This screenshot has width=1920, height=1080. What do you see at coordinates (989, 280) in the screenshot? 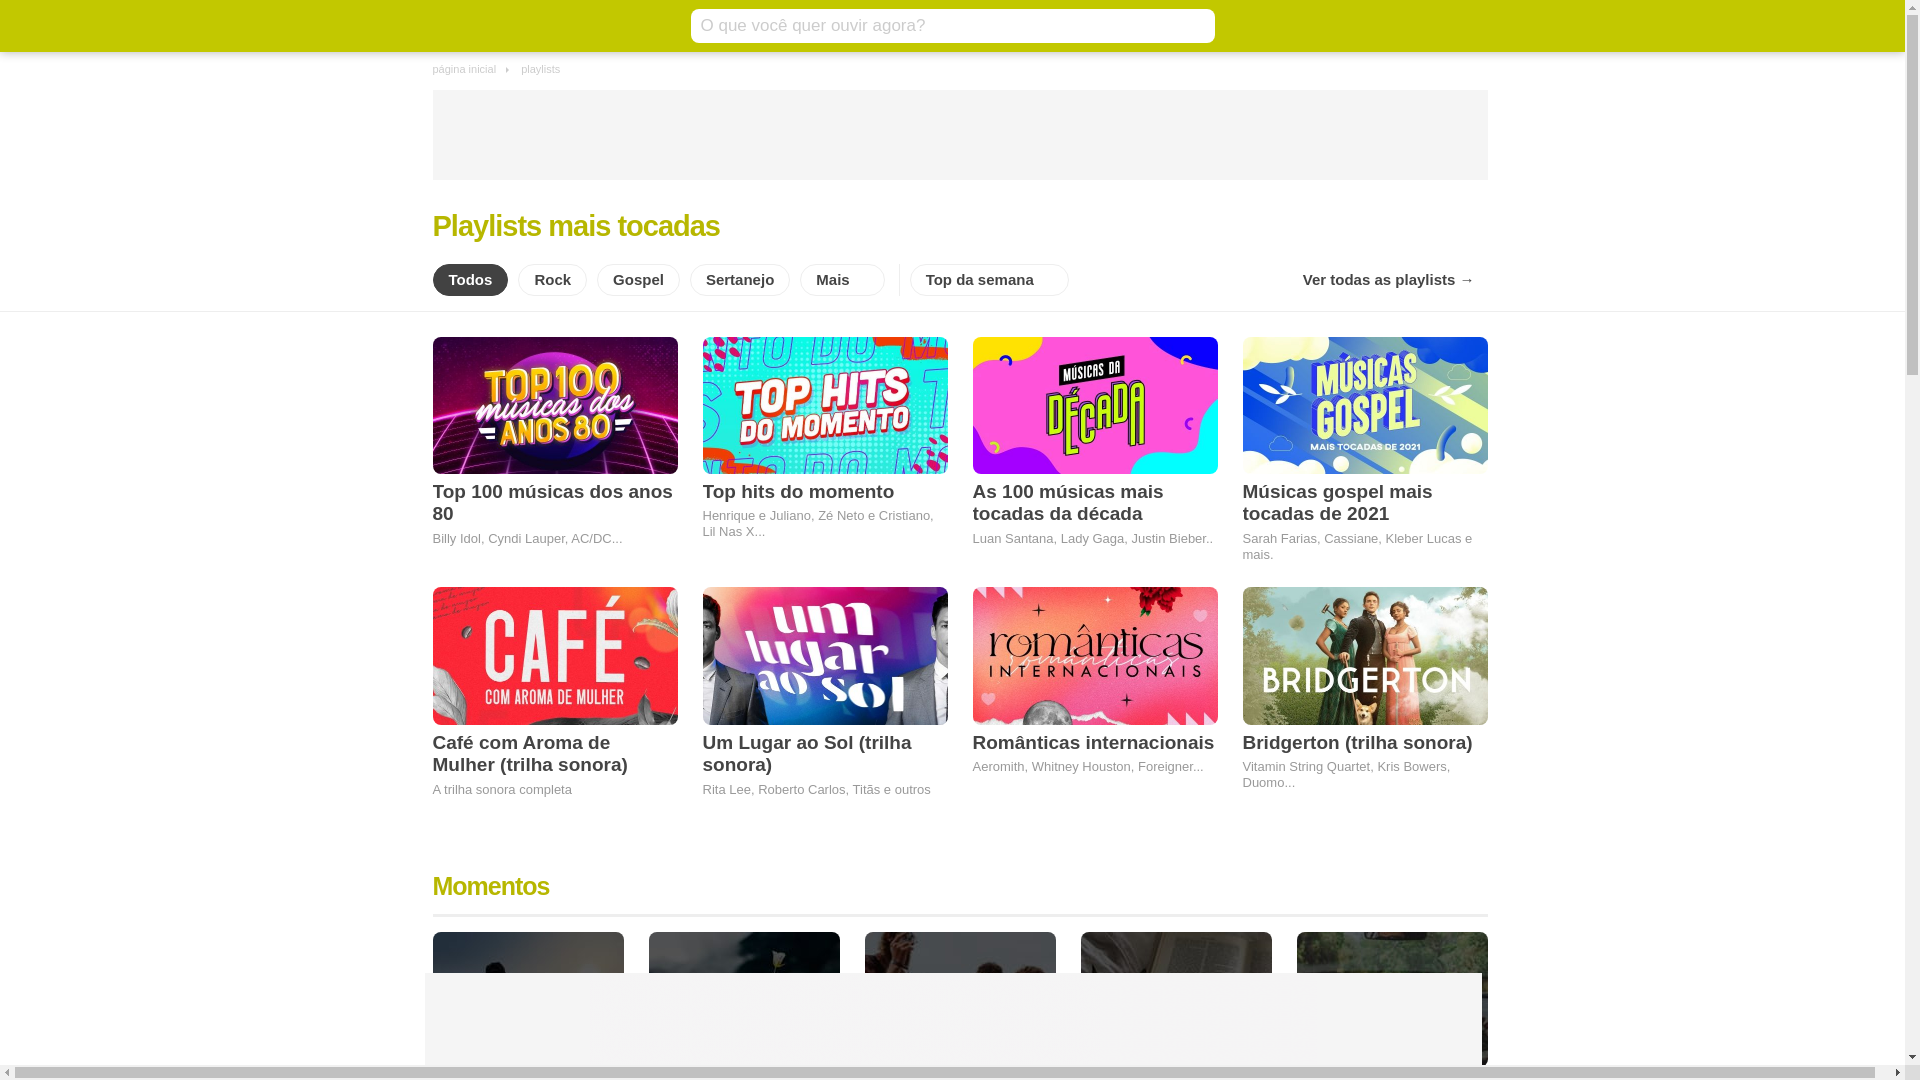
I see `'Top da semana'` at bounding box center [989, 280].